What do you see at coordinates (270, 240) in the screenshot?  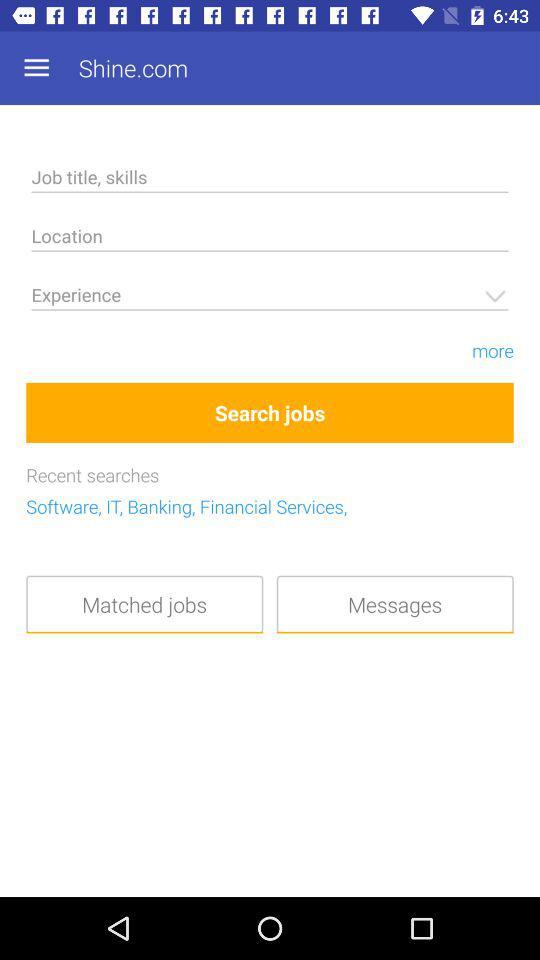 I see `the second text field` at bounding box center [270, 240].